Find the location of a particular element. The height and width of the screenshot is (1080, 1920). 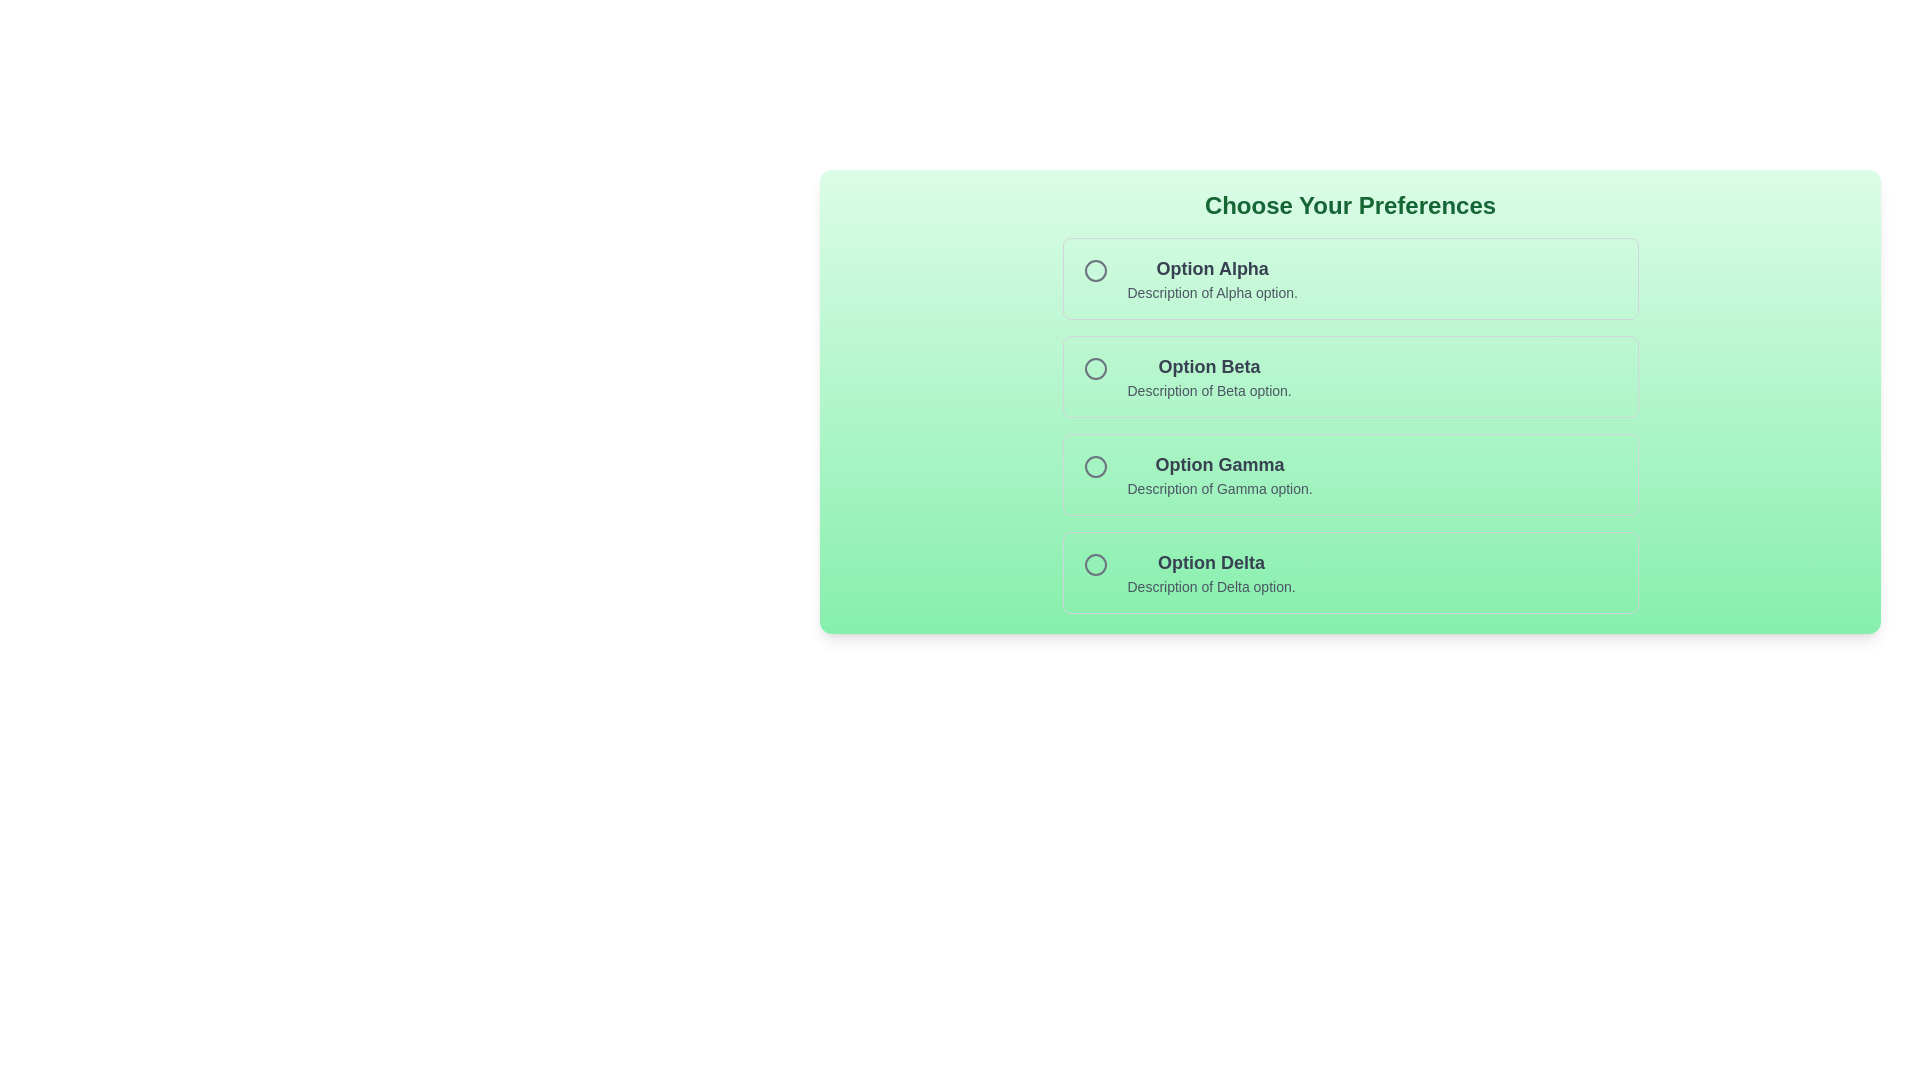

to select 'Option Beta' in the preference selection interface, which is the second option in the list is located at coordinates (1350, 377).